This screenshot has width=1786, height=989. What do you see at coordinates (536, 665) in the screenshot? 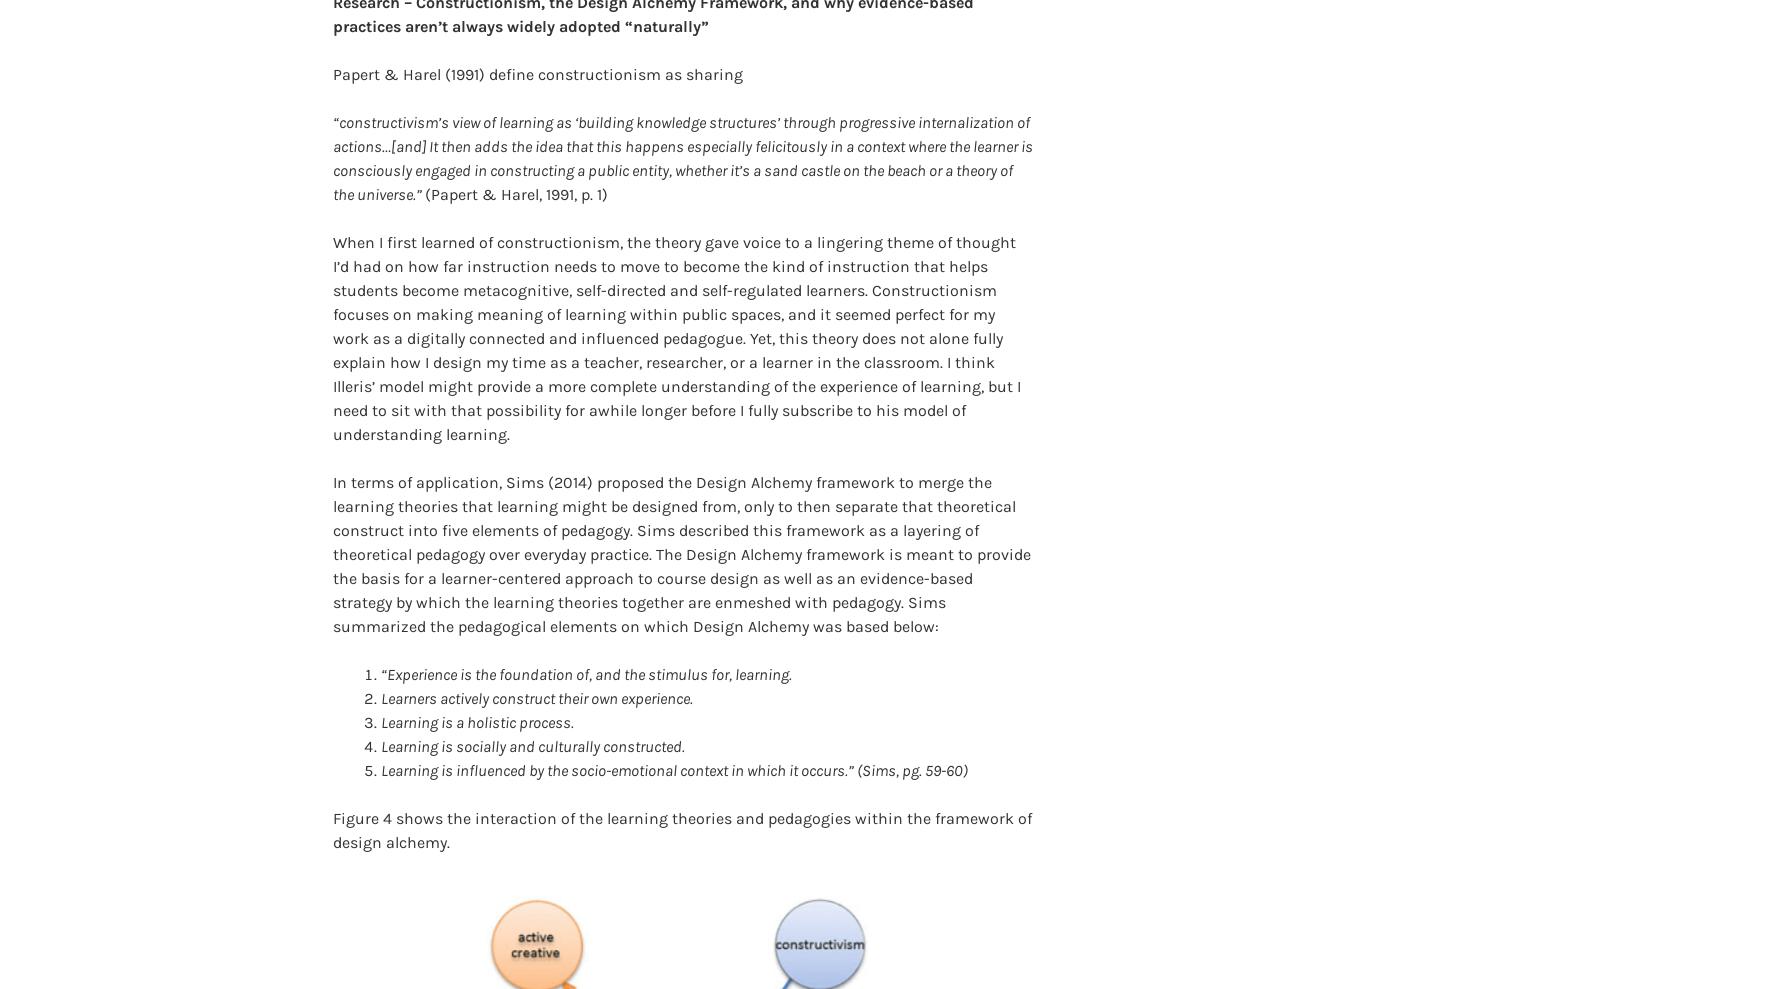
I see `'Learners actively construct their own experience.'` at bounding box center [536, 665].